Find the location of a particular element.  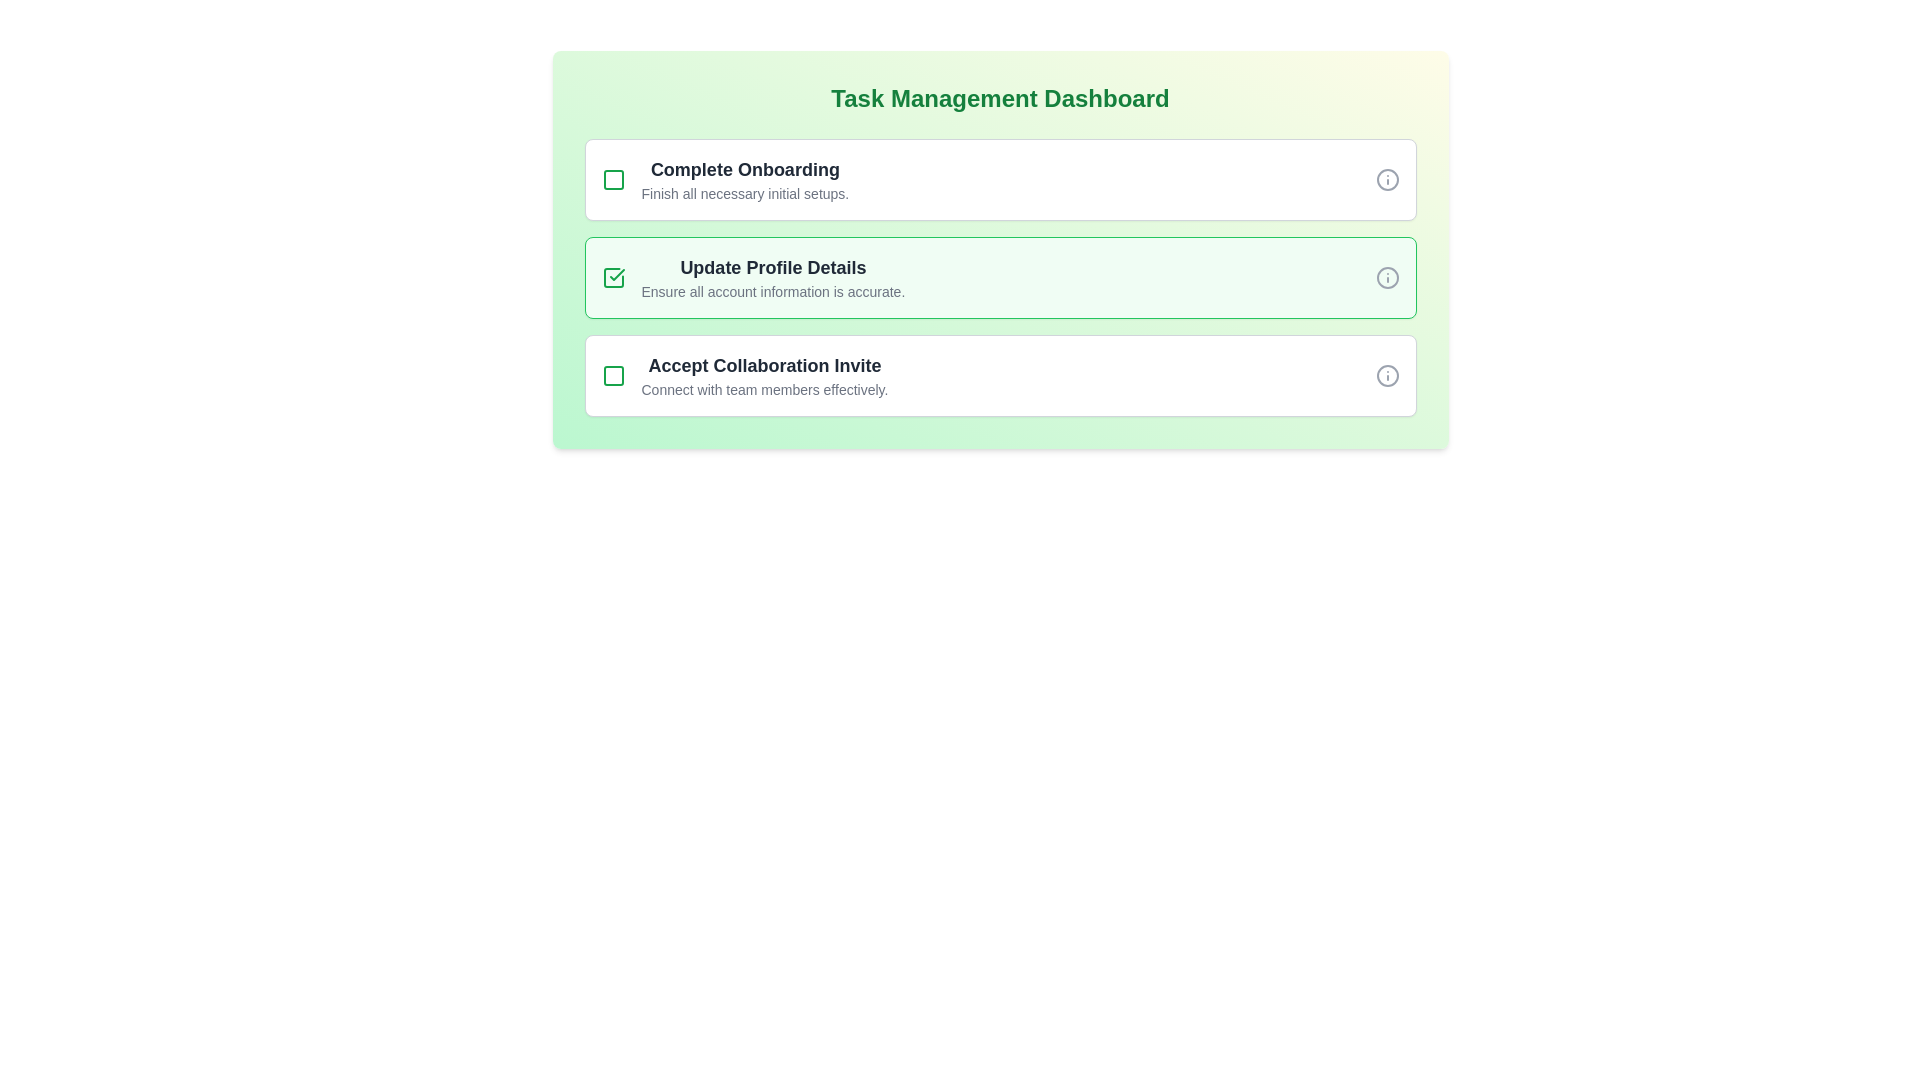

the Checkbox icon with a checkmark that signifies completion for the task 'Update Profile Details' is located at coordinates (612, 277).